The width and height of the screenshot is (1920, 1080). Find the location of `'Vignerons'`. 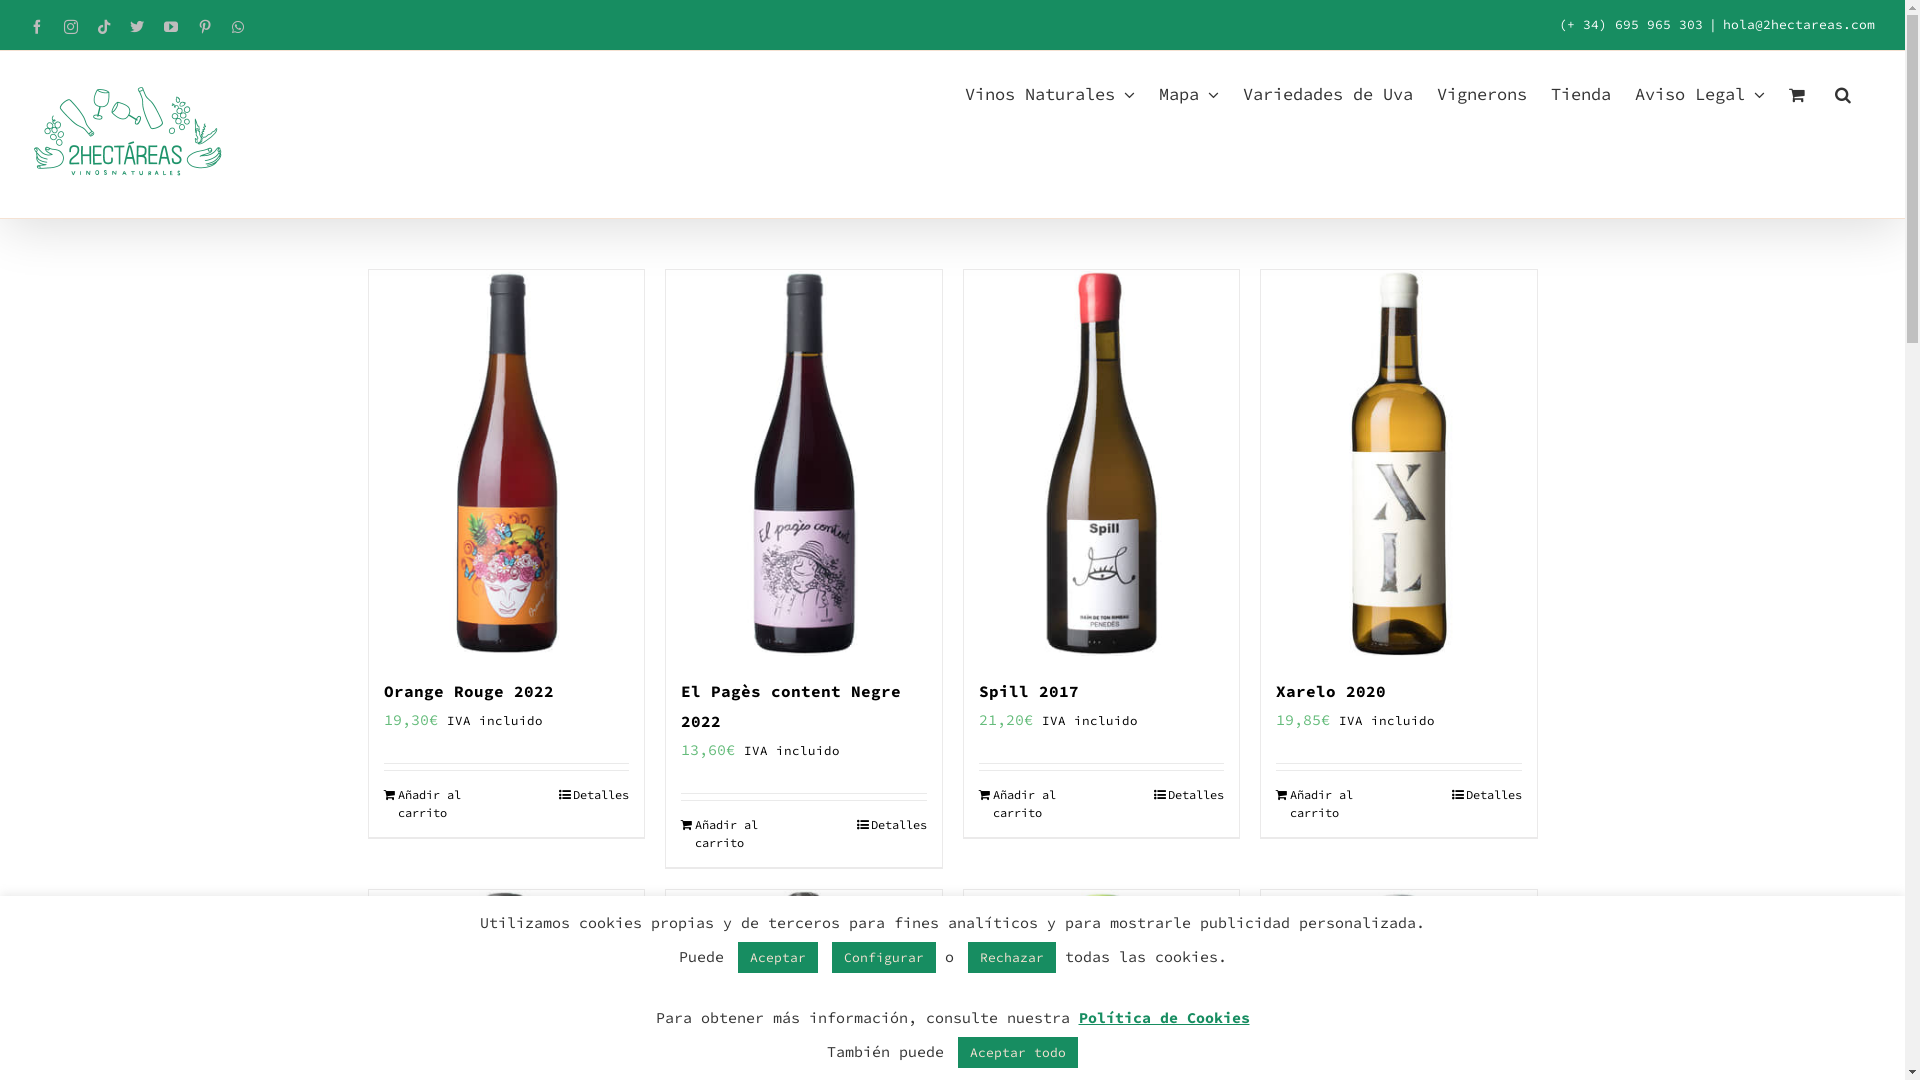

'Vignerons' is located at coordinates (1482, 92).